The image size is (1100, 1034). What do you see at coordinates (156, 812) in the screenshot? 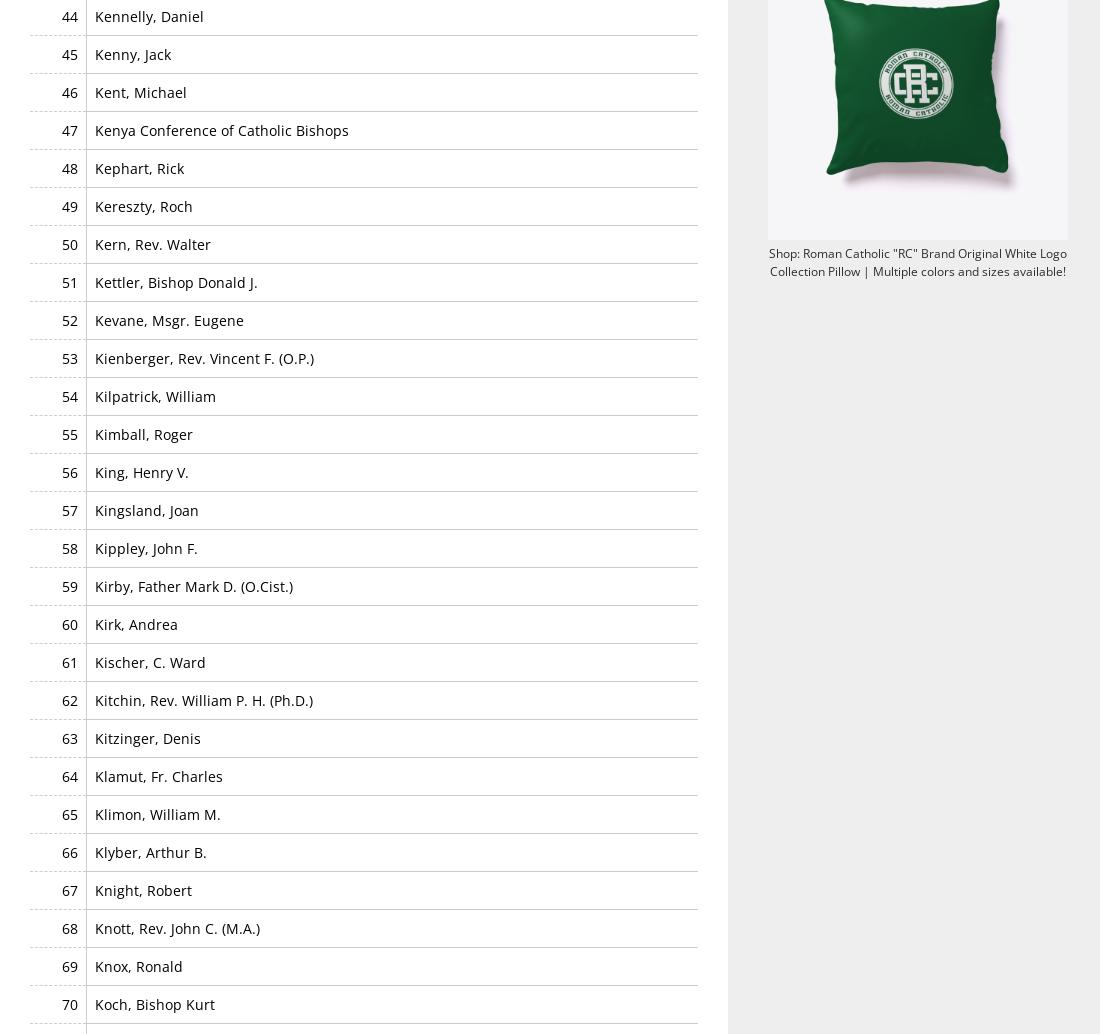
I see `'Klimon, William M.'` at bounding box center [156, 812].